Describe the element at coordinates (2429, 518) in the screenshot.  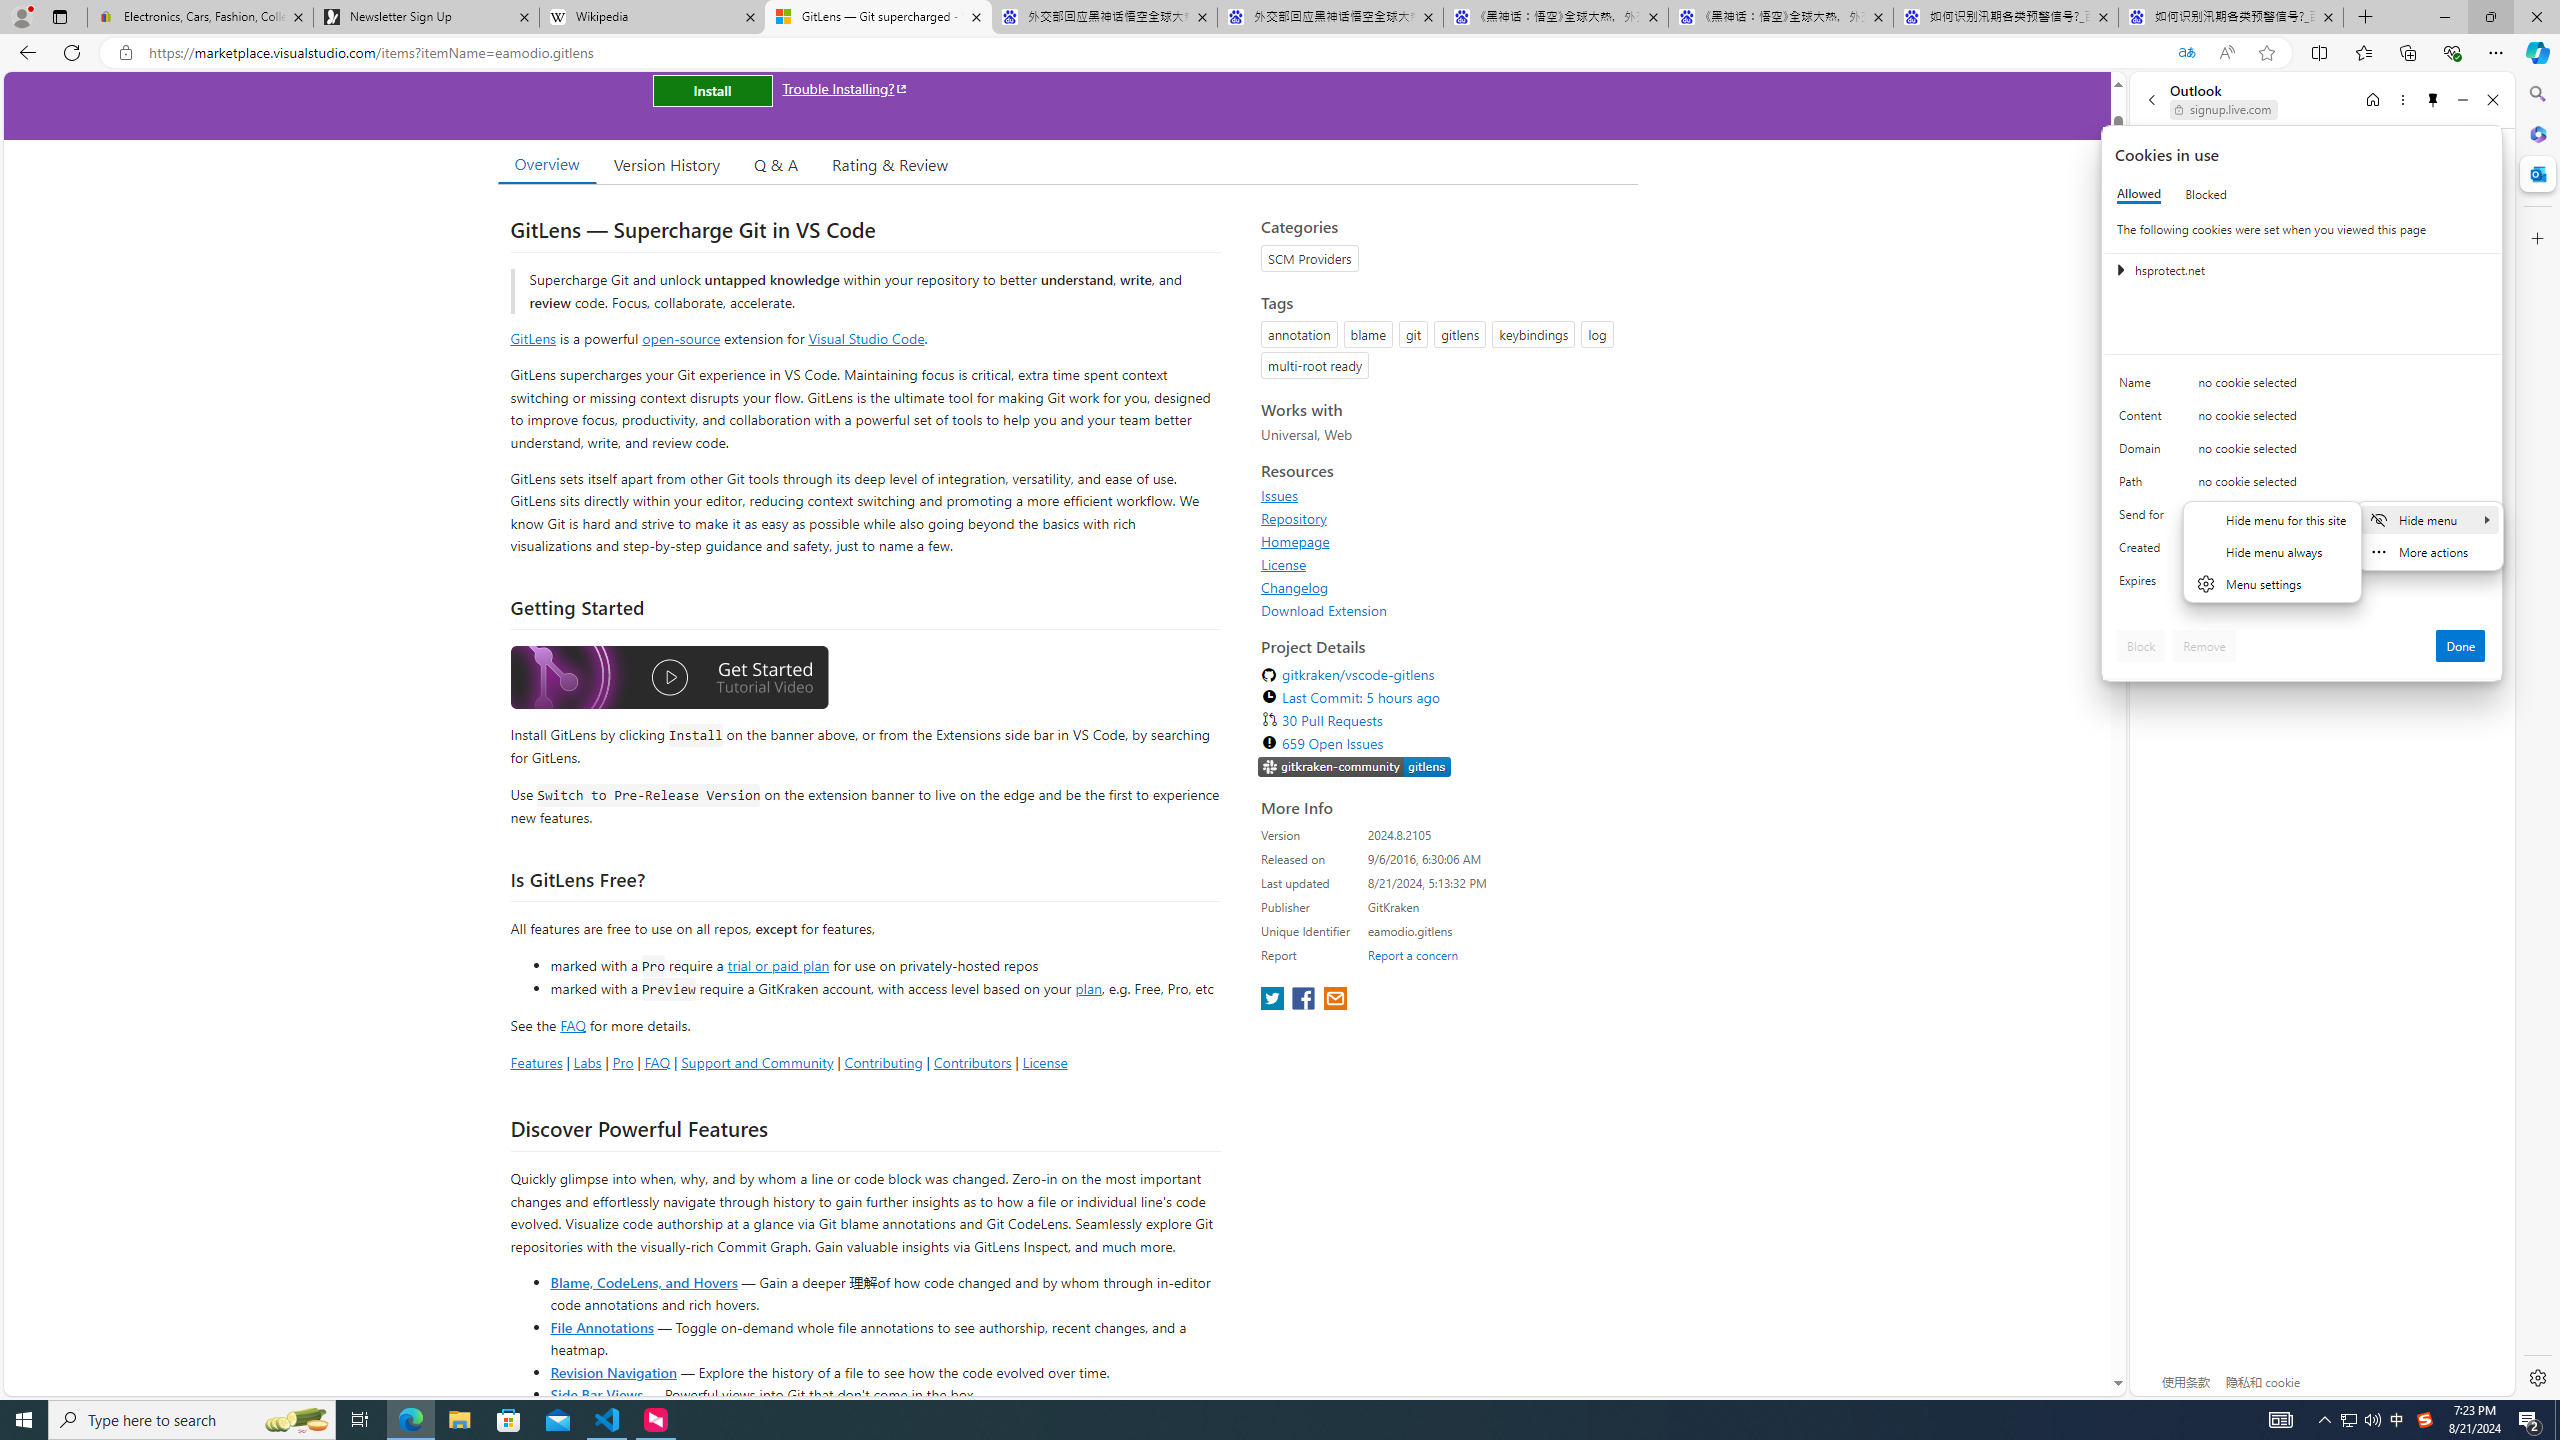
I see `'Hide menu'` at that location.